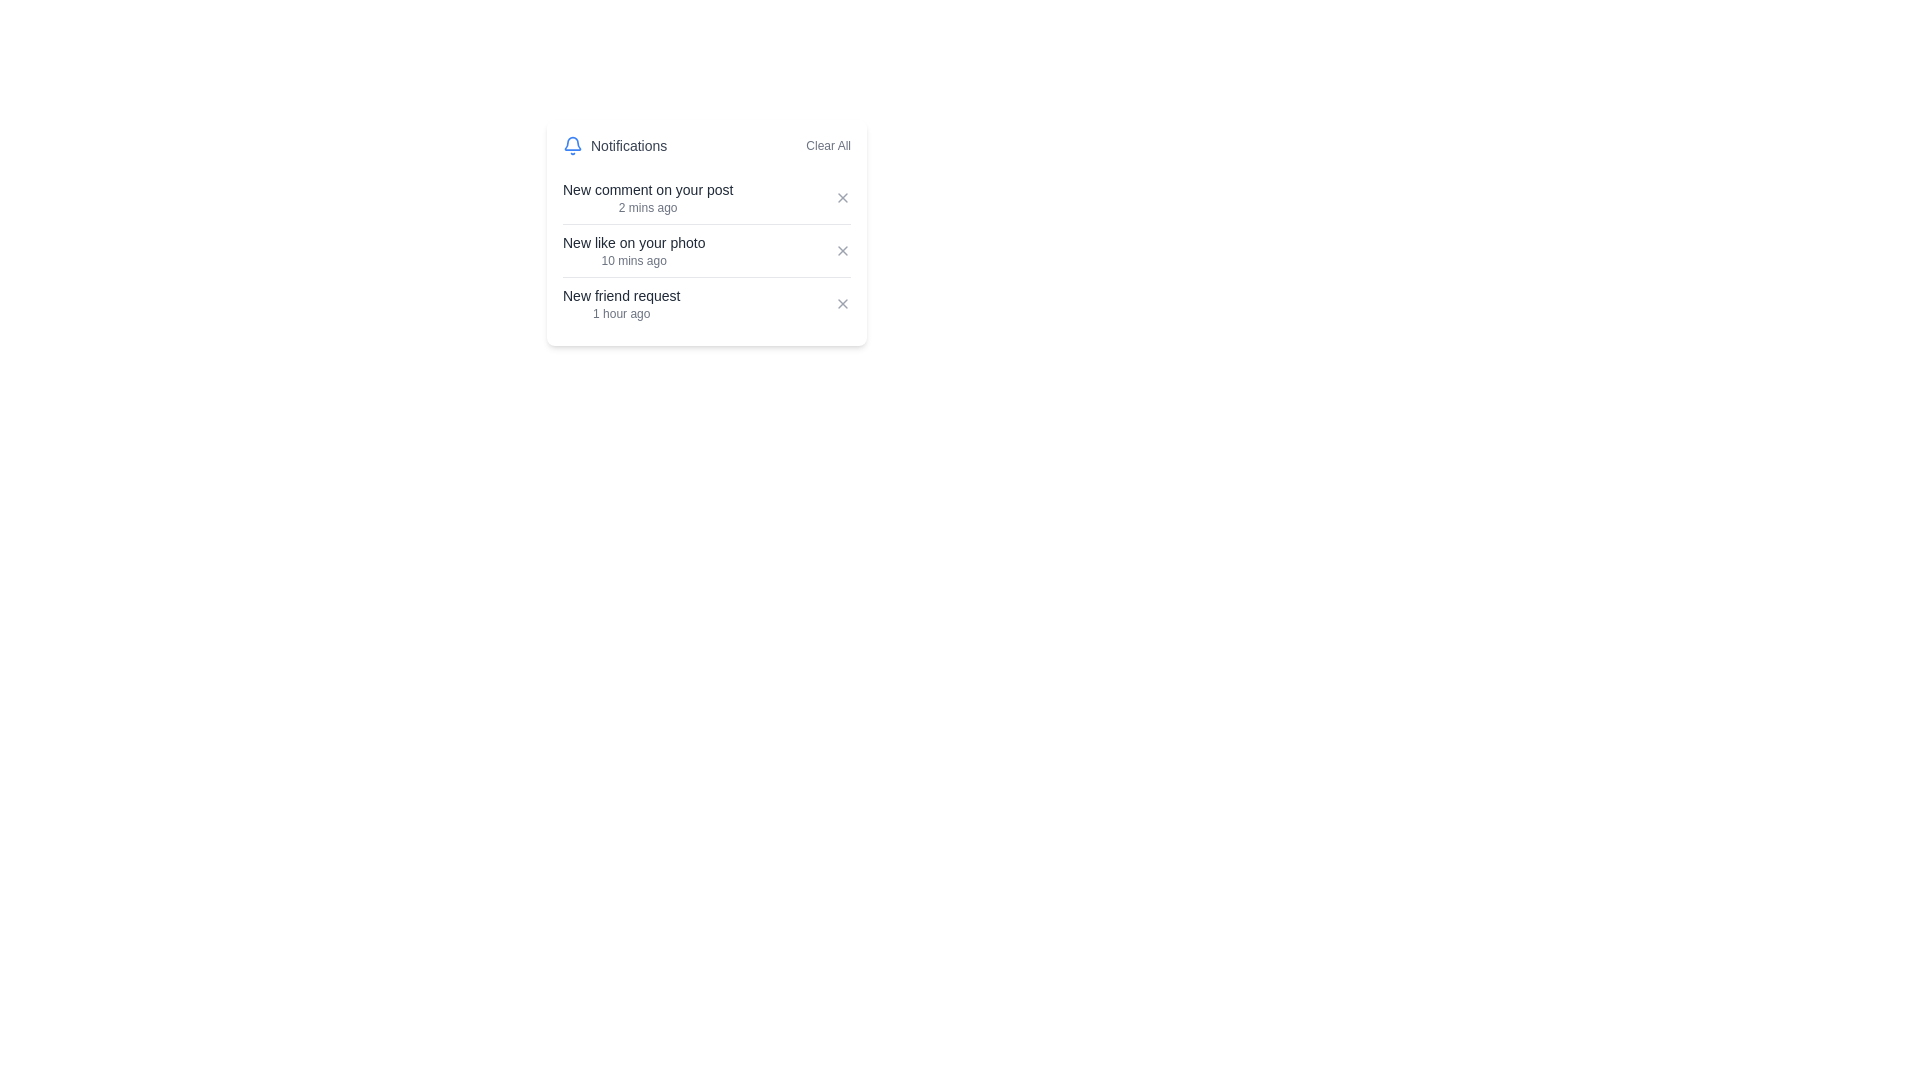 This screenshot has width=1920, height=1080. Describe the element at coordinates (706, 249) in the screenshot. I see `the timestamp in the second notification entry of the notification list` at that location.